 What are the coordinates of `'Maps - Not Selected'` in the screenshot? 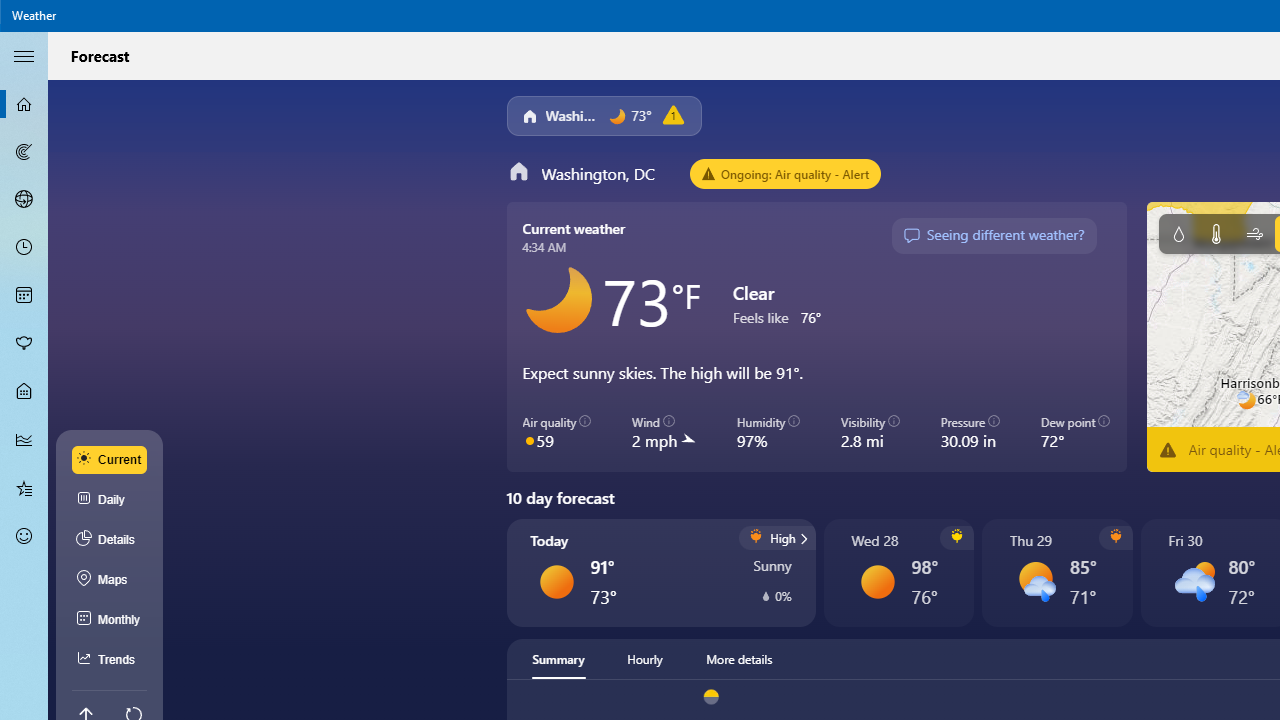 It's located at (24, 150).